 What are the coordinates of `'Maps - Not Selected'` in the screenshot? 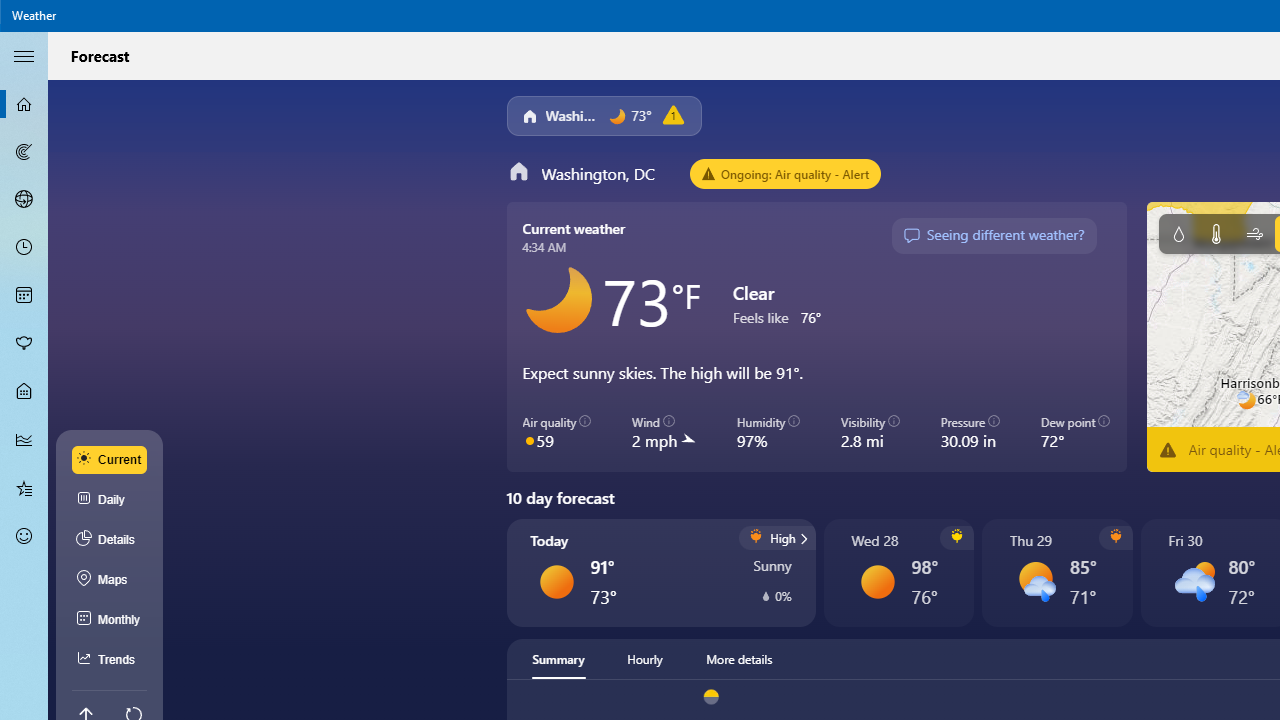 It's located at (24, 150).